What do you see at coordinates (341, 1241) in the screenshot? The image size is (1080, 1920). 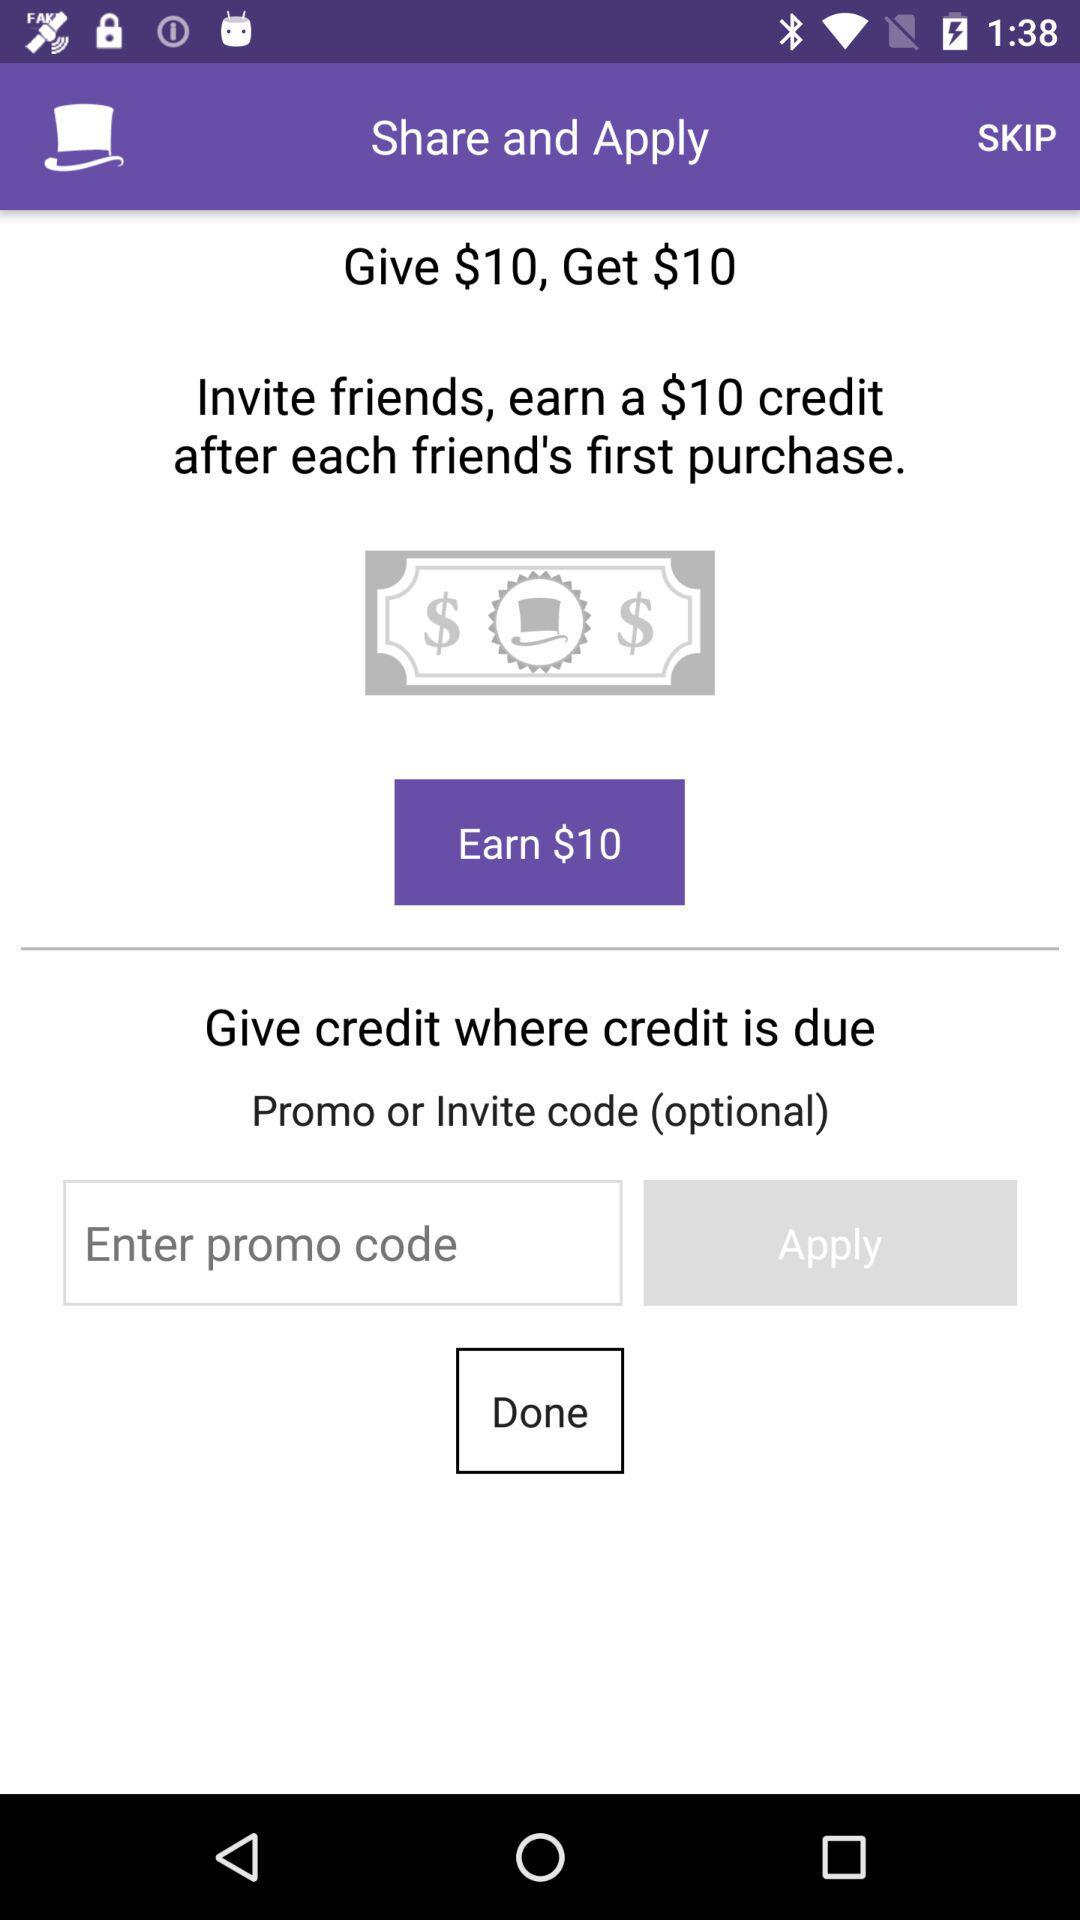 I see `the item below the promo or invite item` at bounding box center [341, 1241].